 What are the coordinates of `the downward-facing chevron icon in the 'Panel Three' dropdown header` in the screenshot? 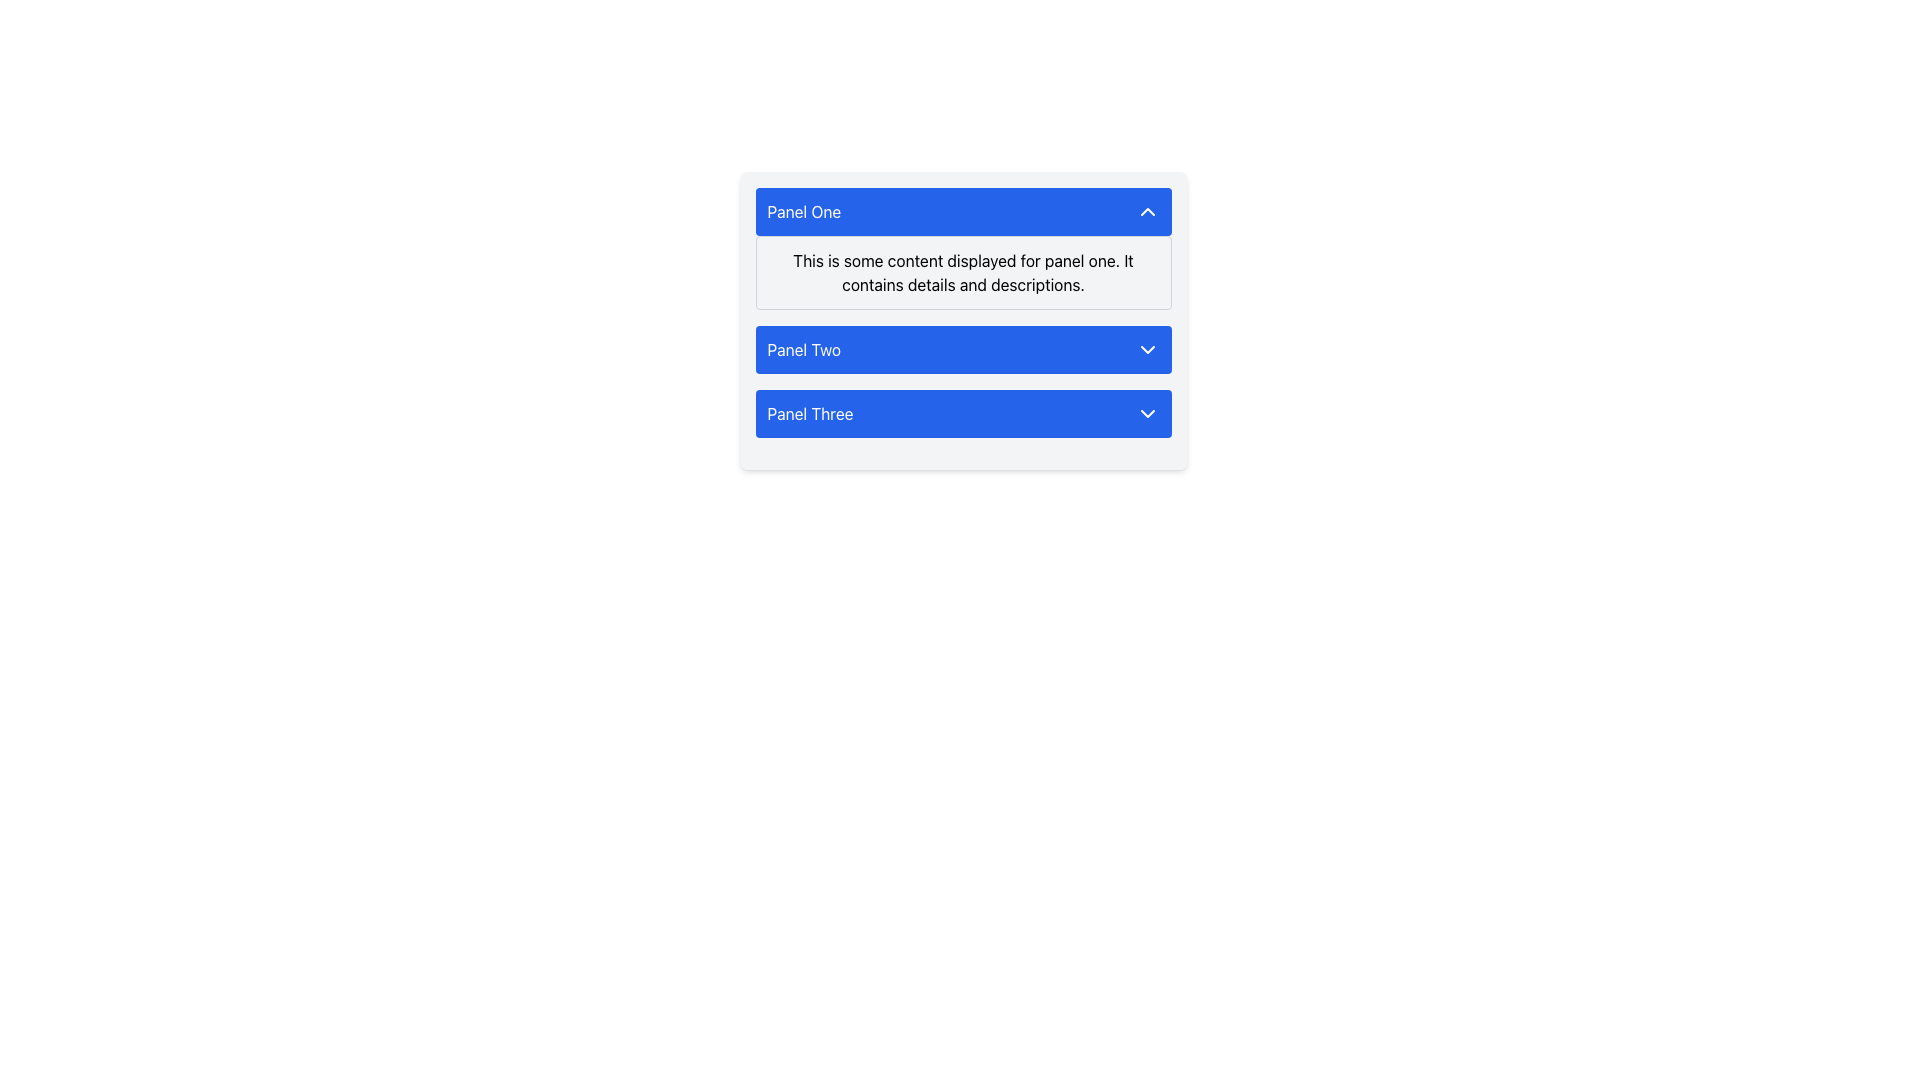 It's located at (1147, 412).